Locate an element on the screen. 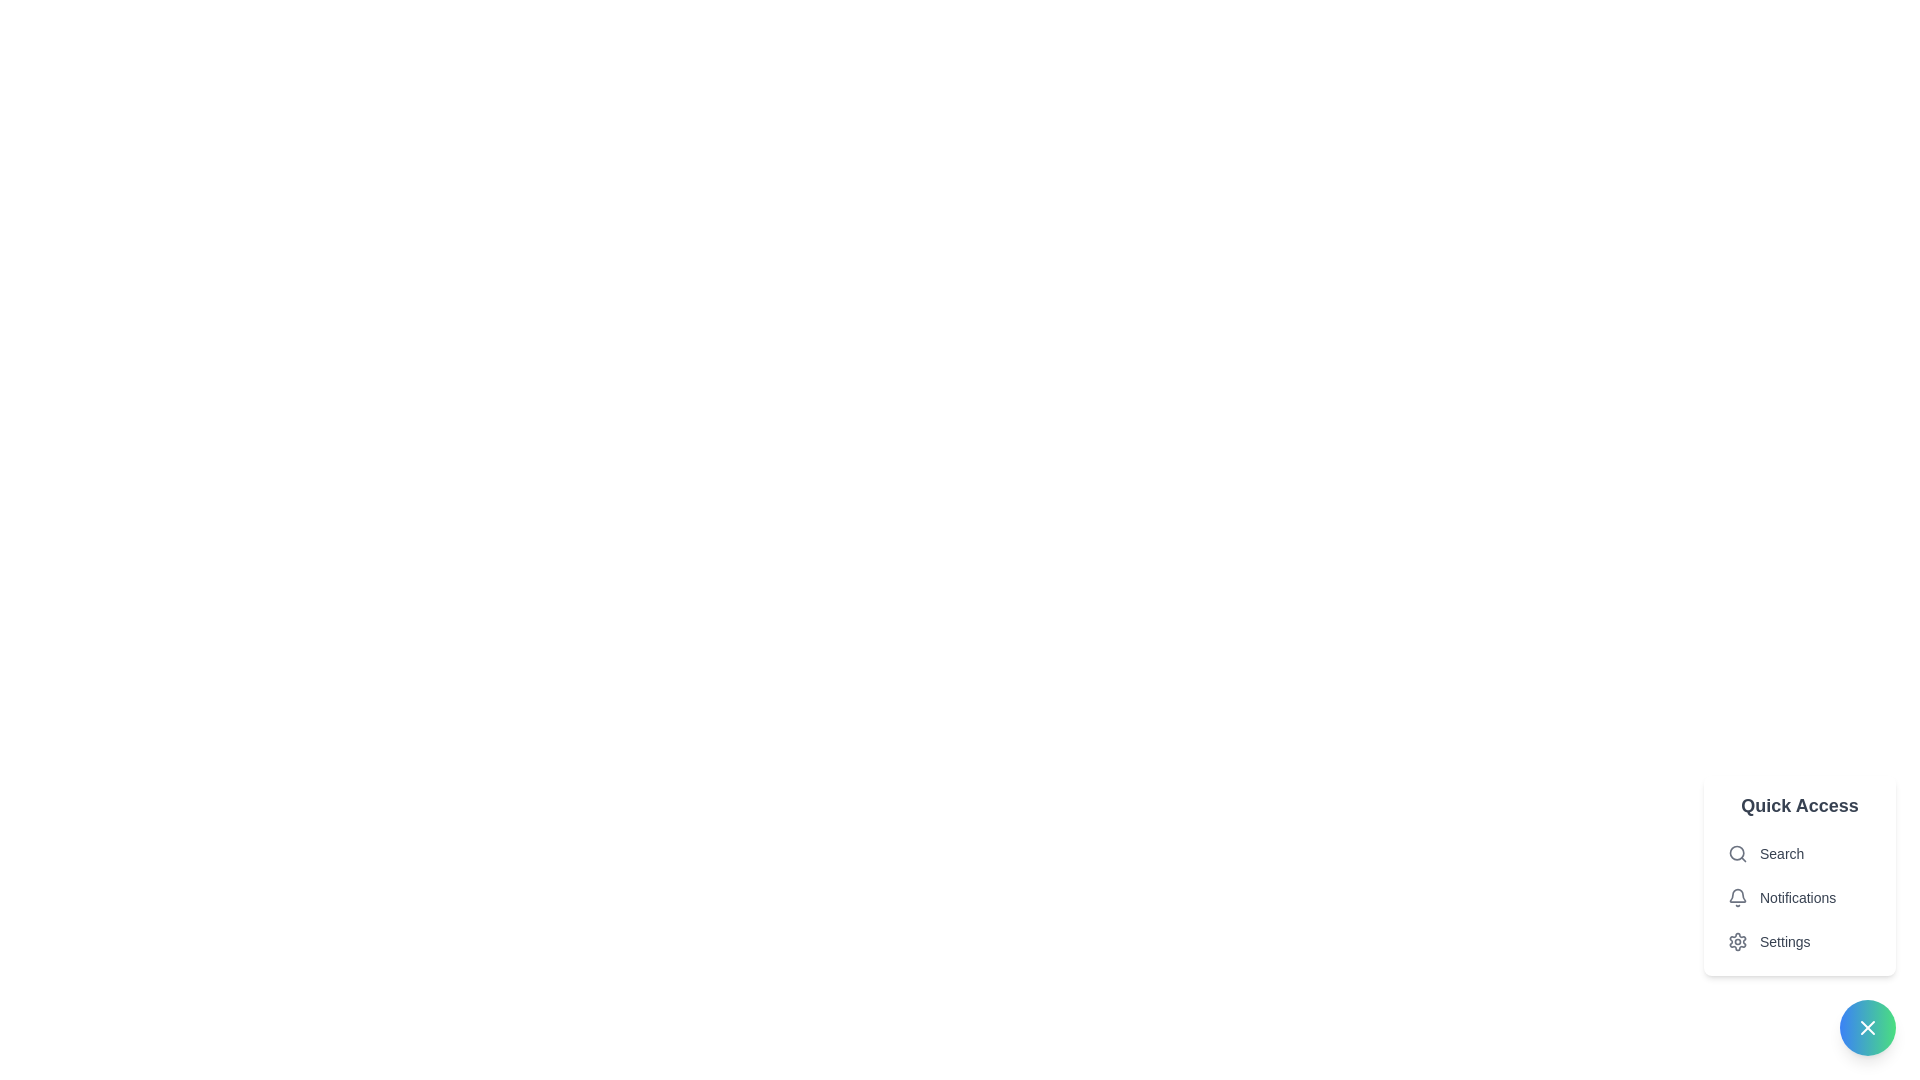 Image resolution: width=1920 pixels, height=1080 pixels. the 'Quick Access' text label, which is displayed in bold at the top of the menu panel with a white background and rounded borders is located at coordinates (1800, 805).